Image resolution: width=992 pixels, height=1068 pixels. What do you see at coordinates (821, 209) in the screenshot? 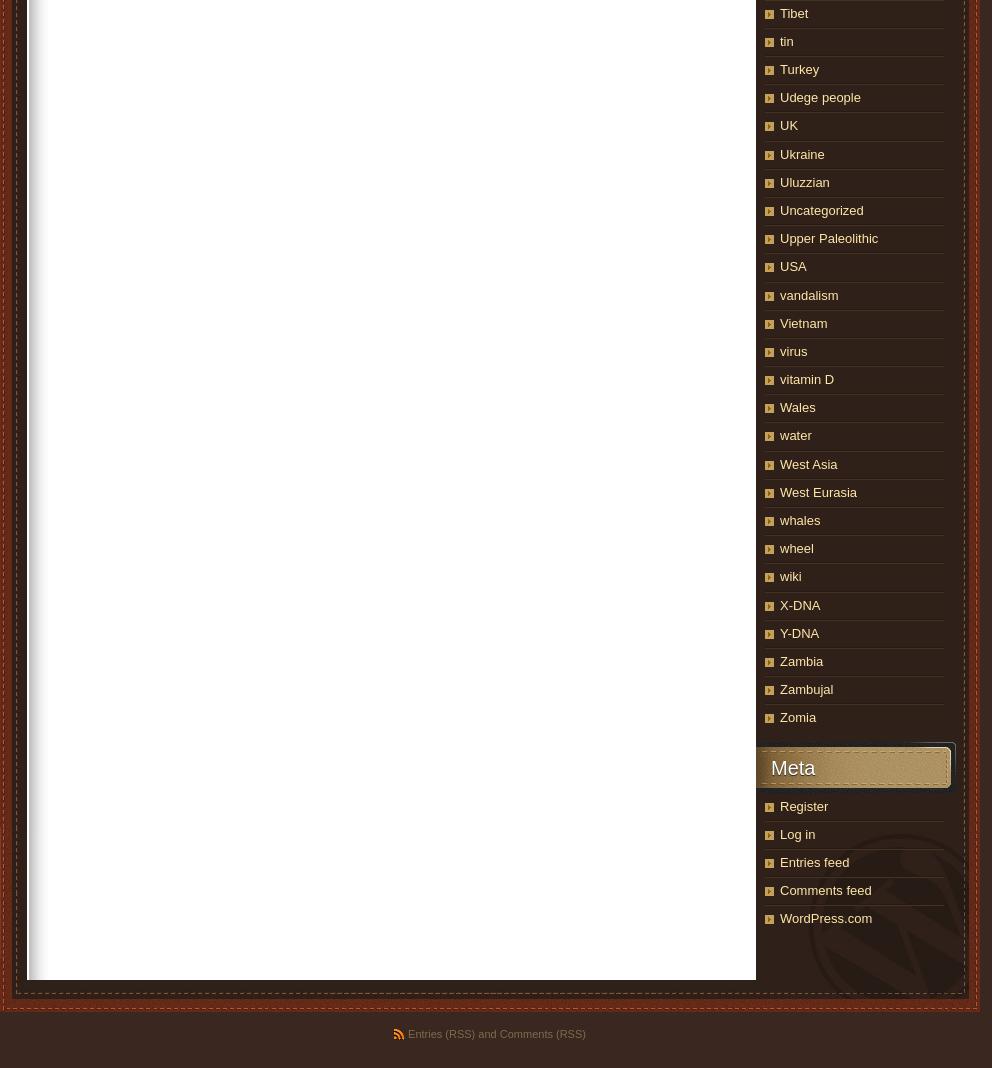
I see `'Uncategorized'` at bounding box center [821, 209].